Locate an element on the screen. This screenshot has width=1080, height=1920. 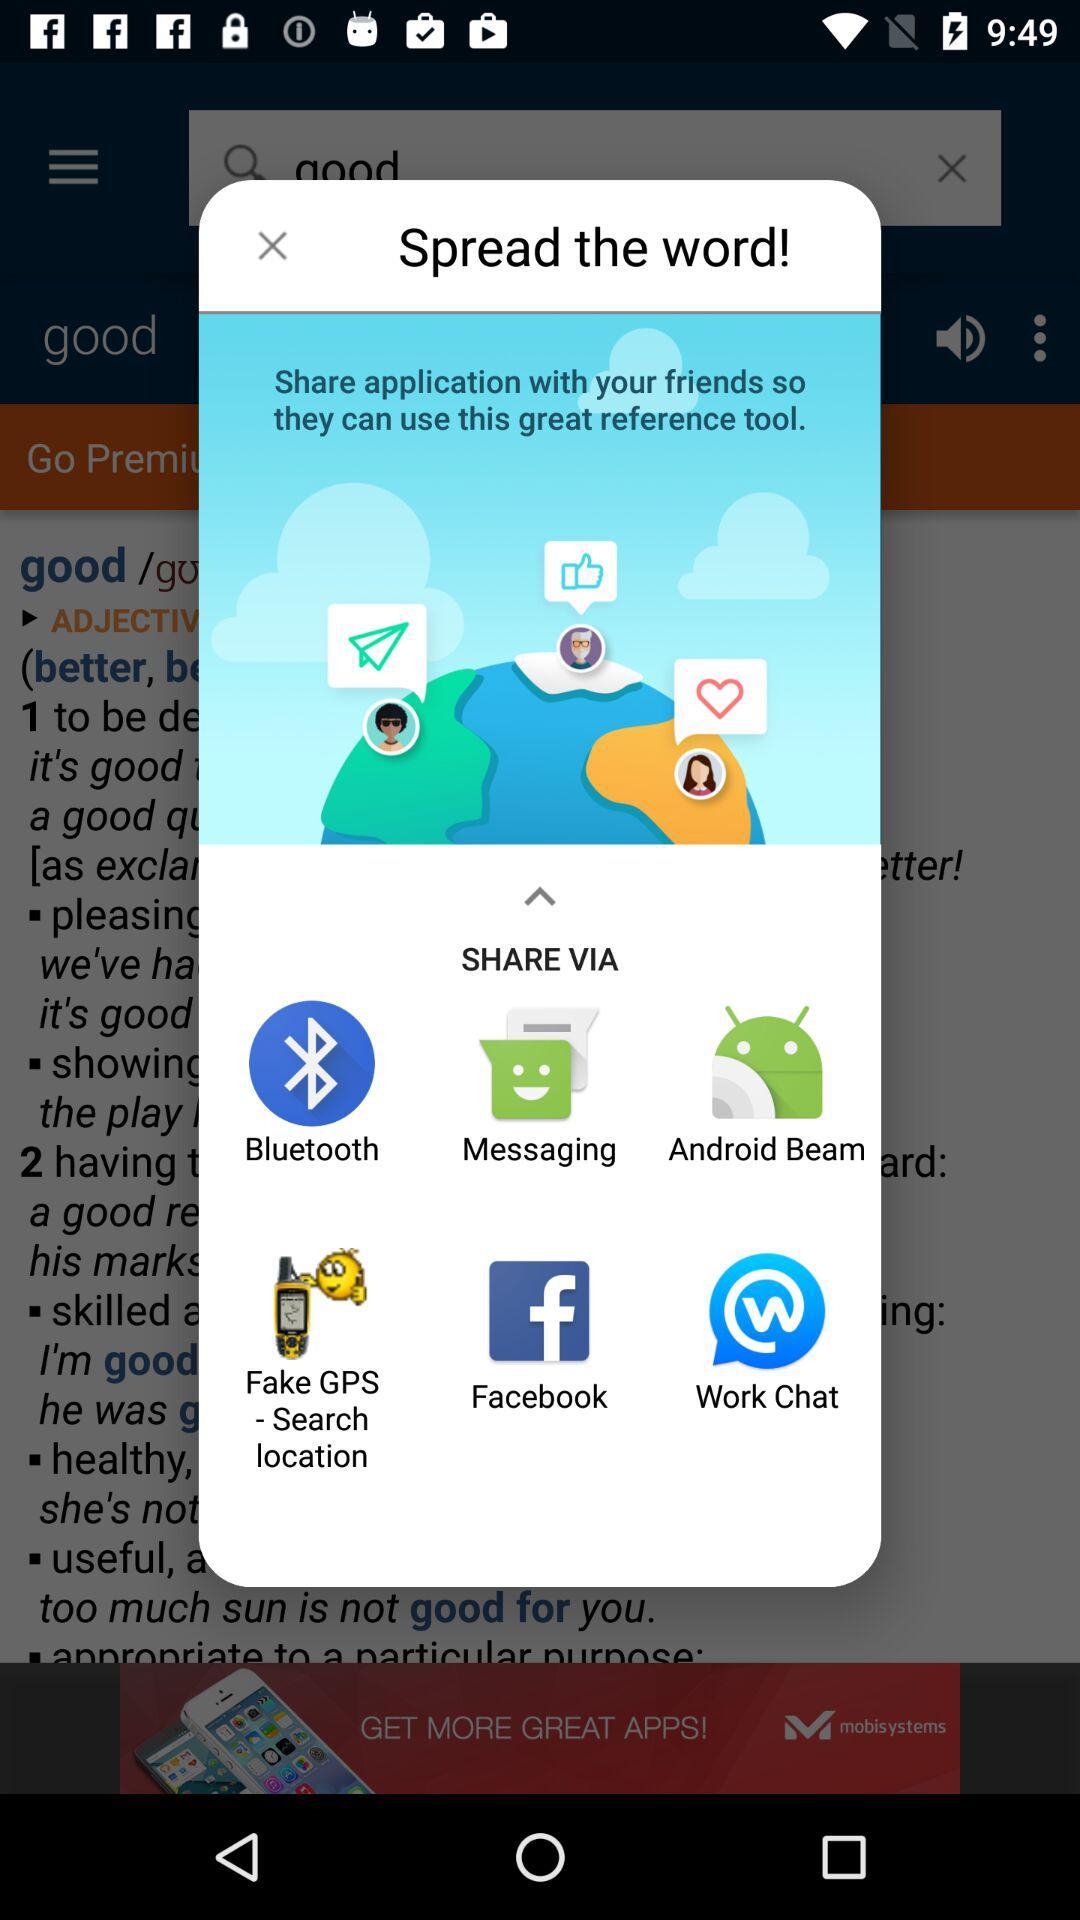
the share via item is located at coordinates (540, 921).